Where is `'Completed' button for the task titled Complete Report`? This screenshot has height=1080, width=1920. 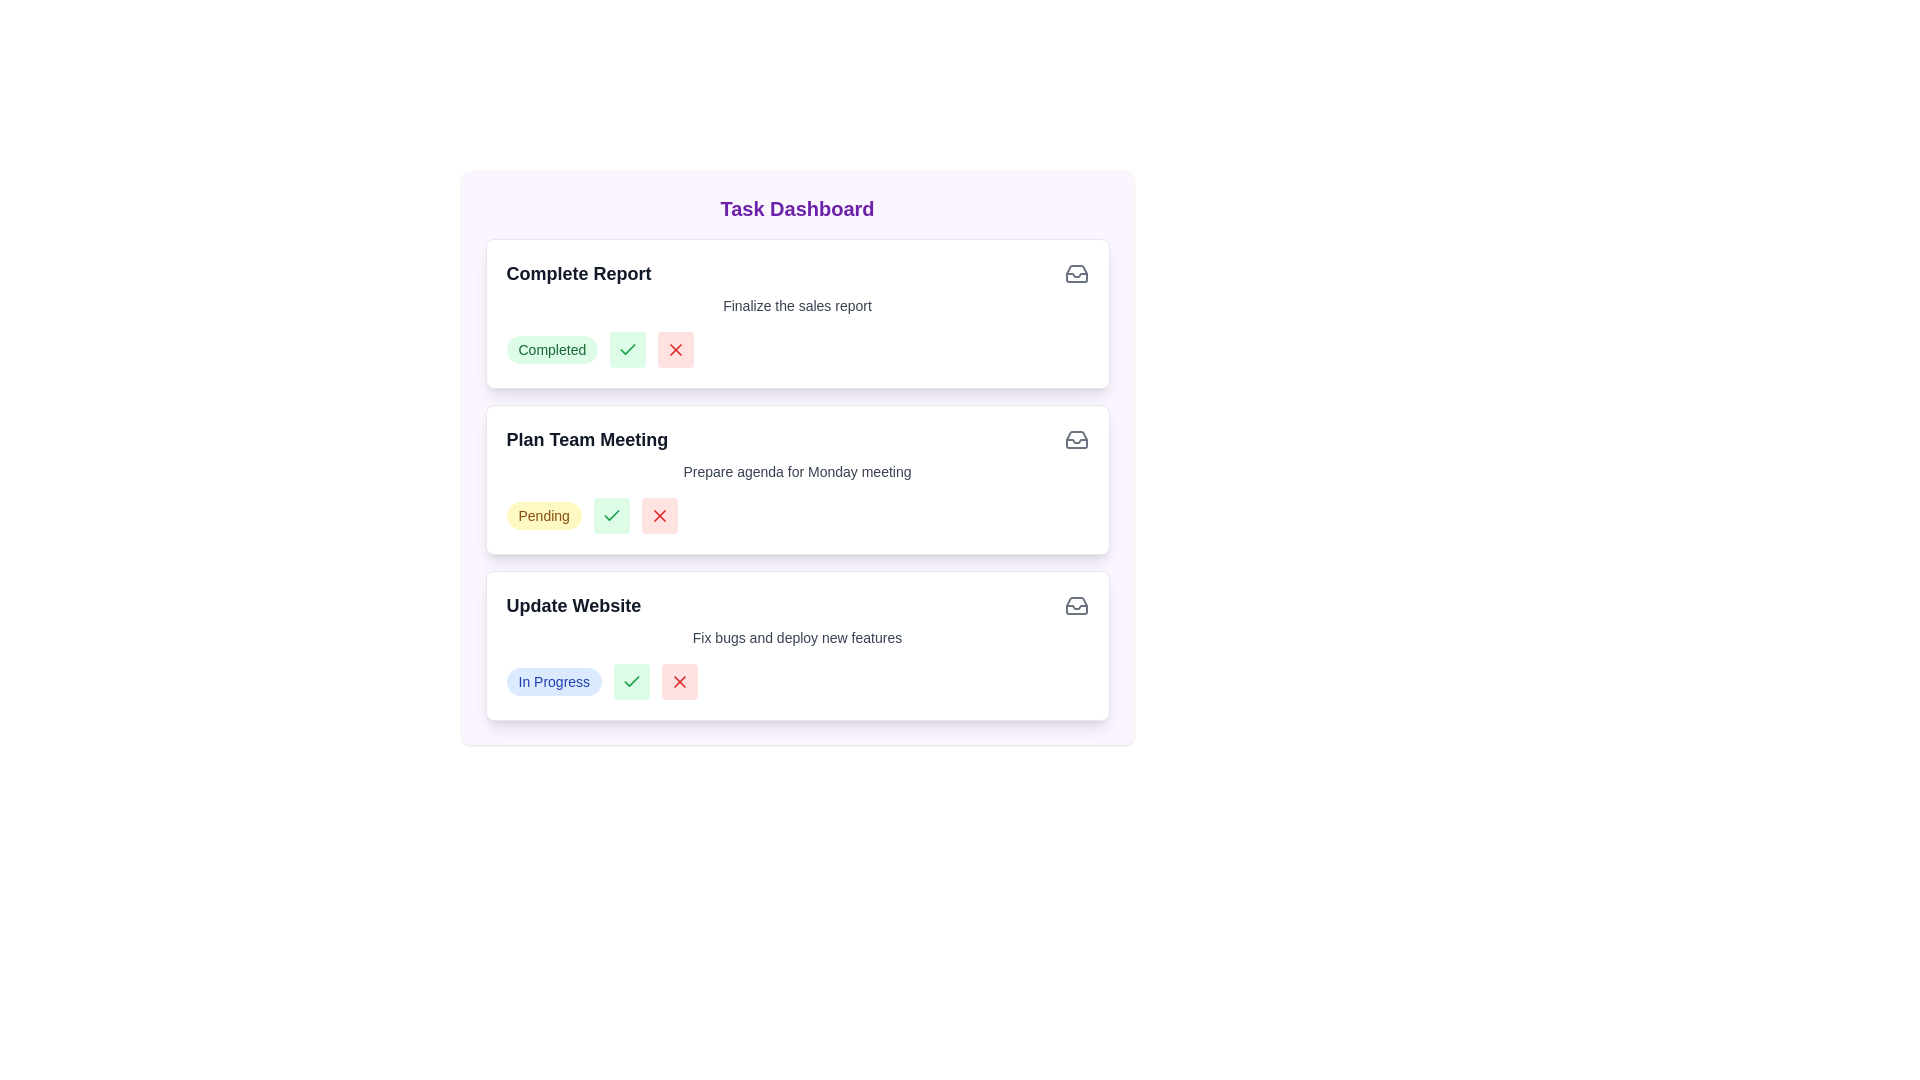 'Completed' button for the task titled Complete Report is located at coordinates (627, 349).